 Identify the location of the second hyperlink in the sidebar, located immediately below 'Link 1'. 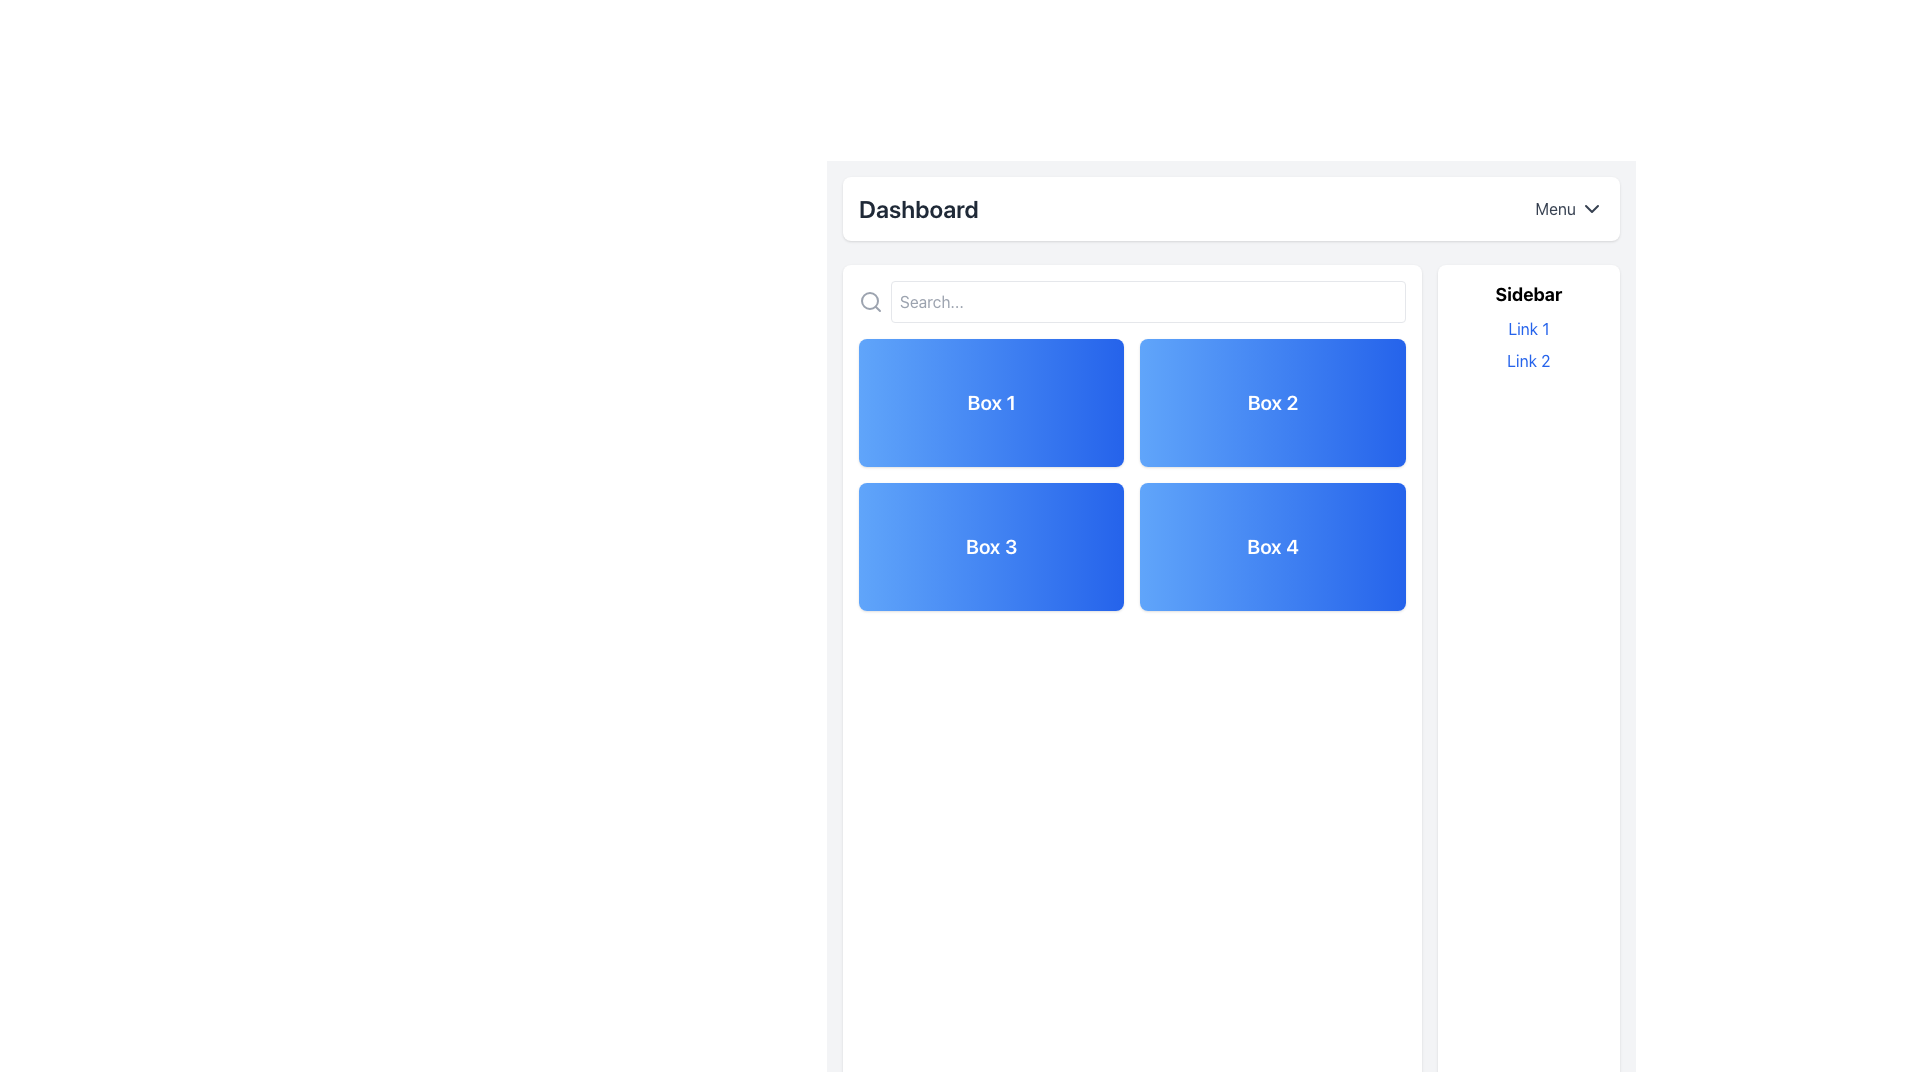
(1527, 361).